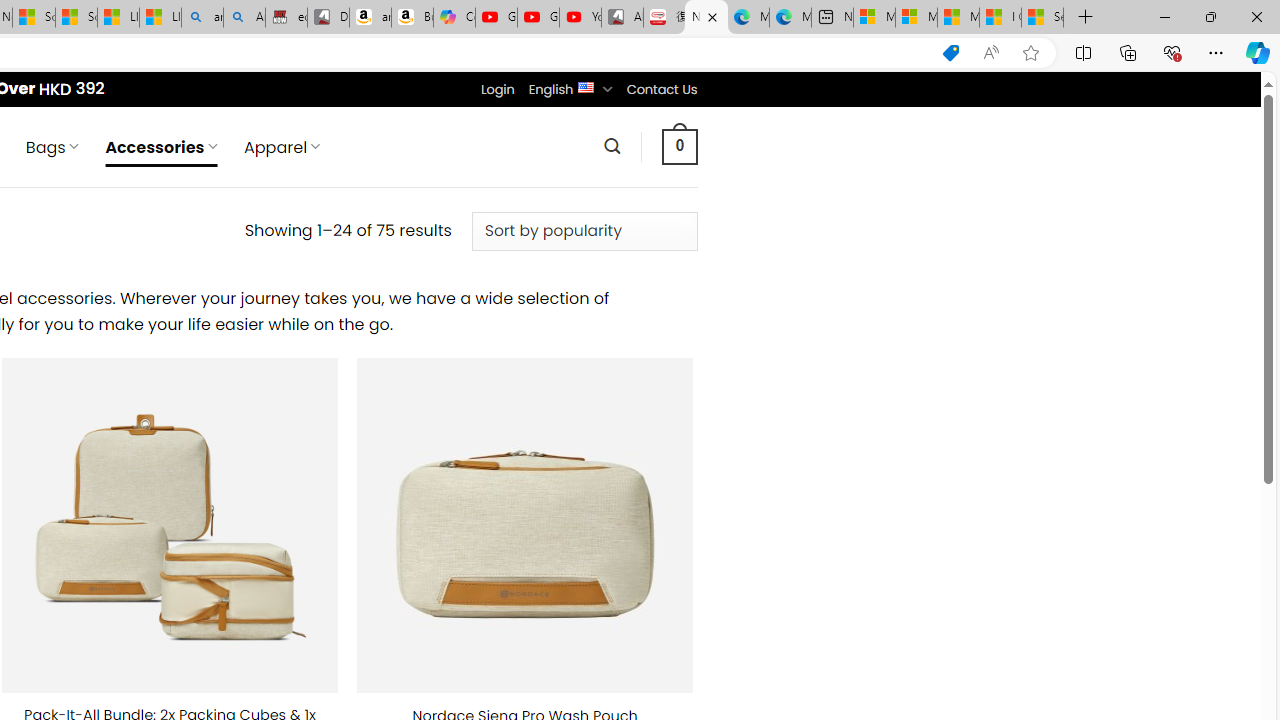  I want to click on 'English', so click(585, 85).